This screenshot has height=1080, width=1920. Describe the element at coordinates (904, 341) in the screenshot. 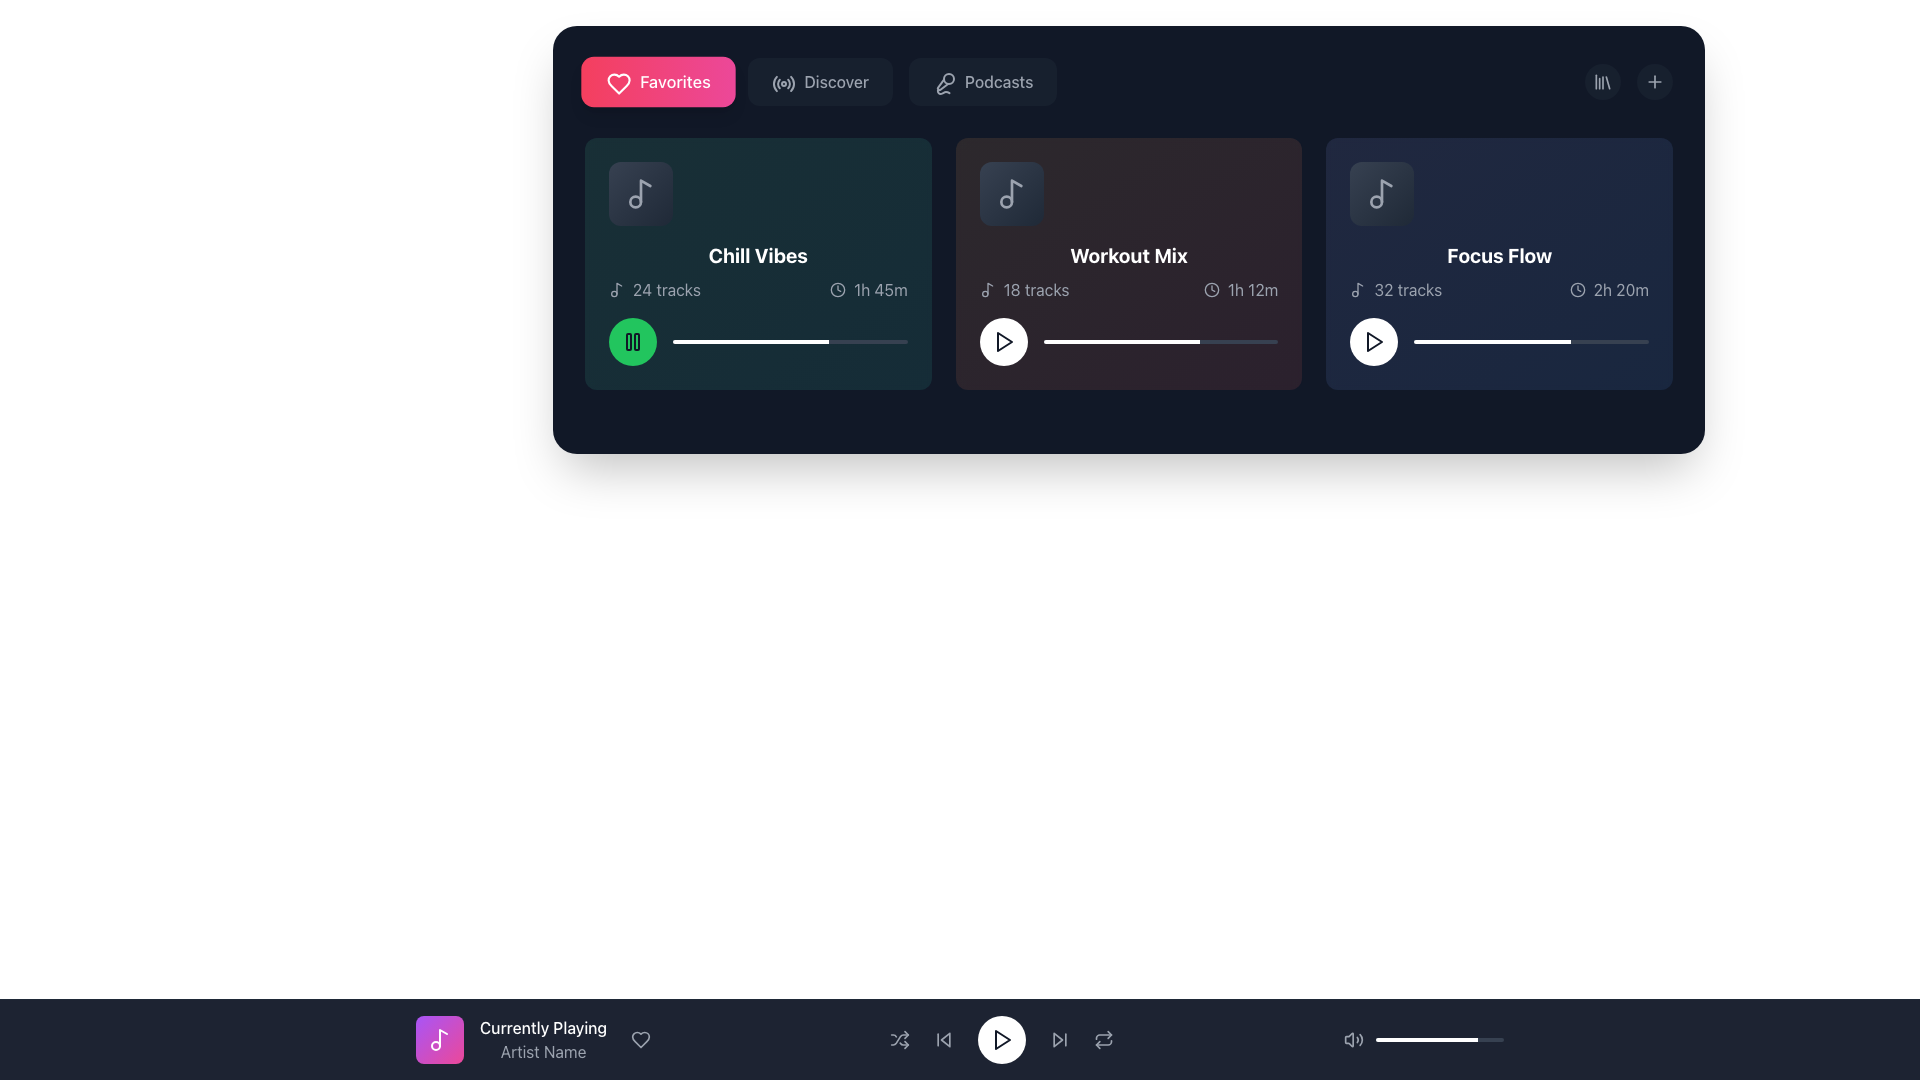

I see `the slider` at that location.